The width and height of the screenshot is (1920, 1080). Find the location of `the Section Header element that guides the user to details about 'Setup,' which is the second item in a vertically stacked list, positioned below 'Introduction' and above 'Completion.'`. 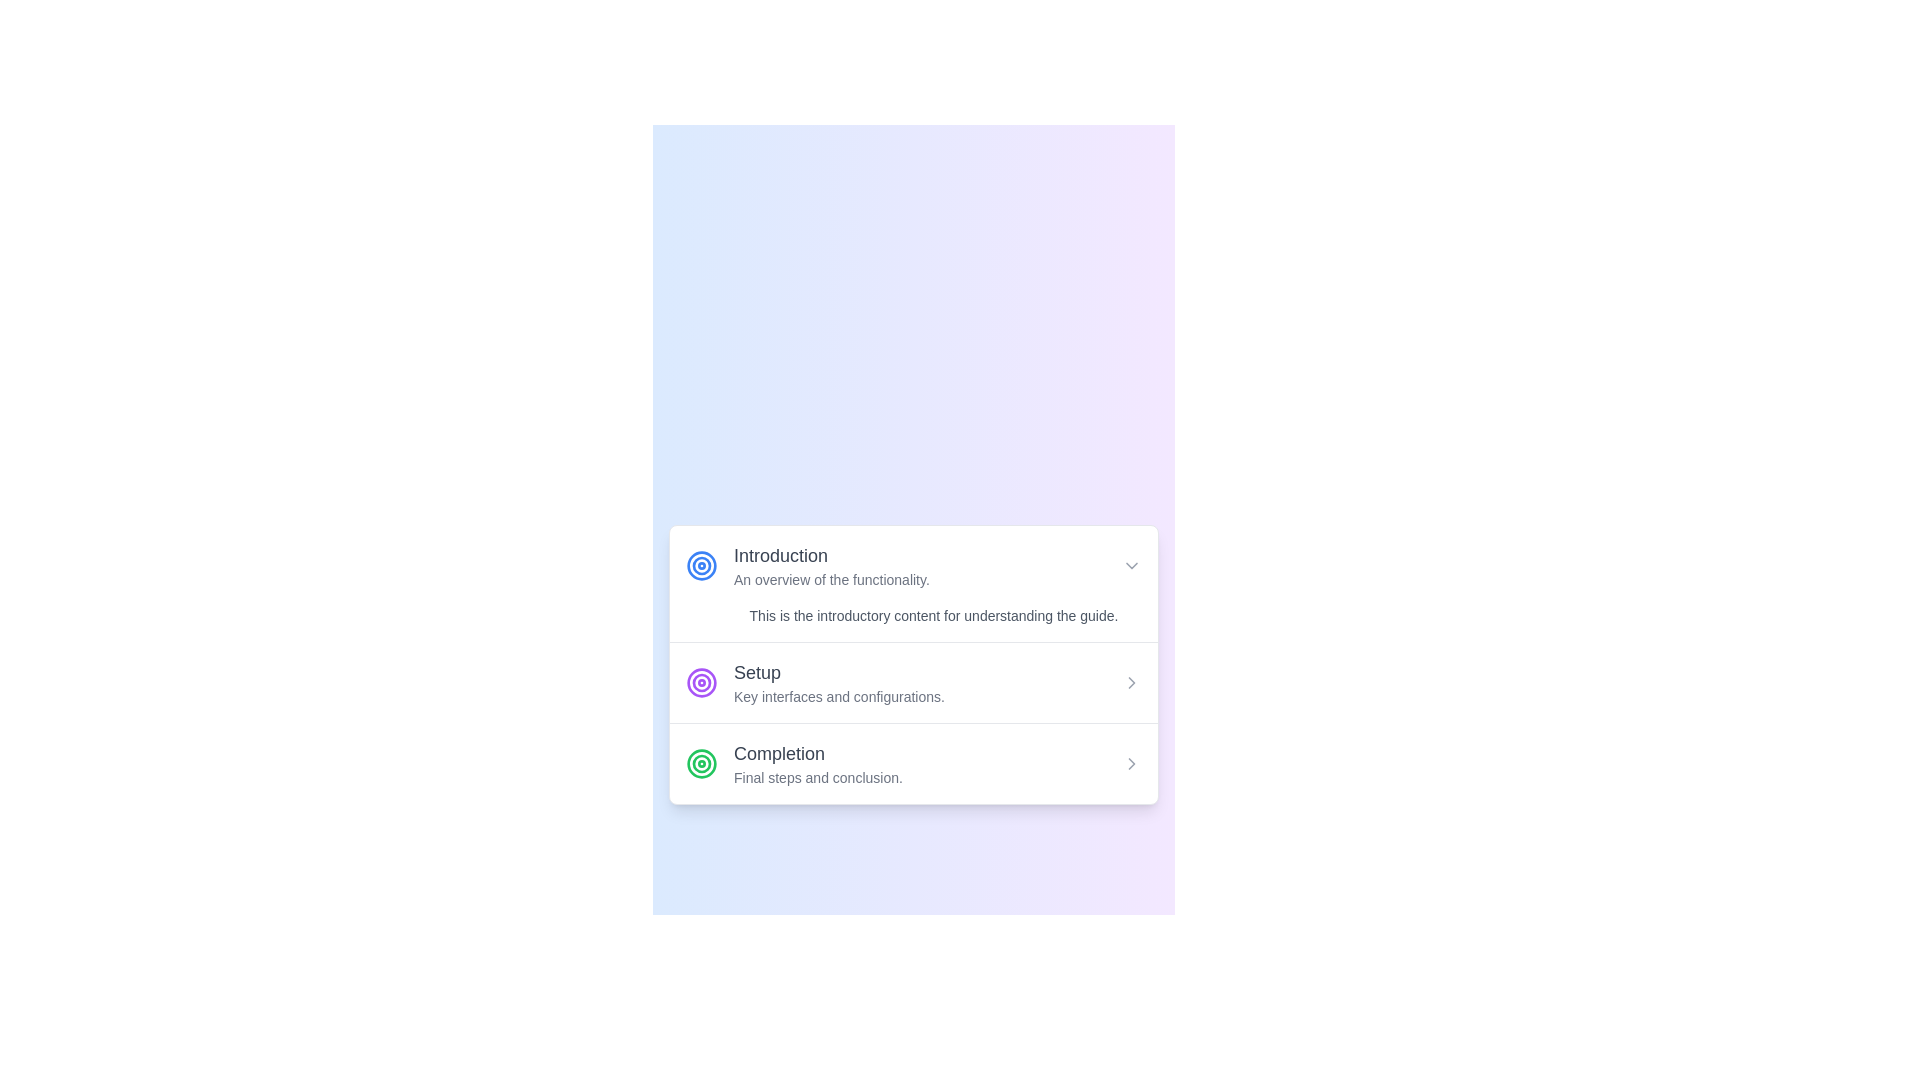

the Section Header element that guides the user to details about 'Setup,' which is the second item in a vertically stacked list, positioned below 'Introduction' and above 'Completion.' is located at coordinates (815, 681).